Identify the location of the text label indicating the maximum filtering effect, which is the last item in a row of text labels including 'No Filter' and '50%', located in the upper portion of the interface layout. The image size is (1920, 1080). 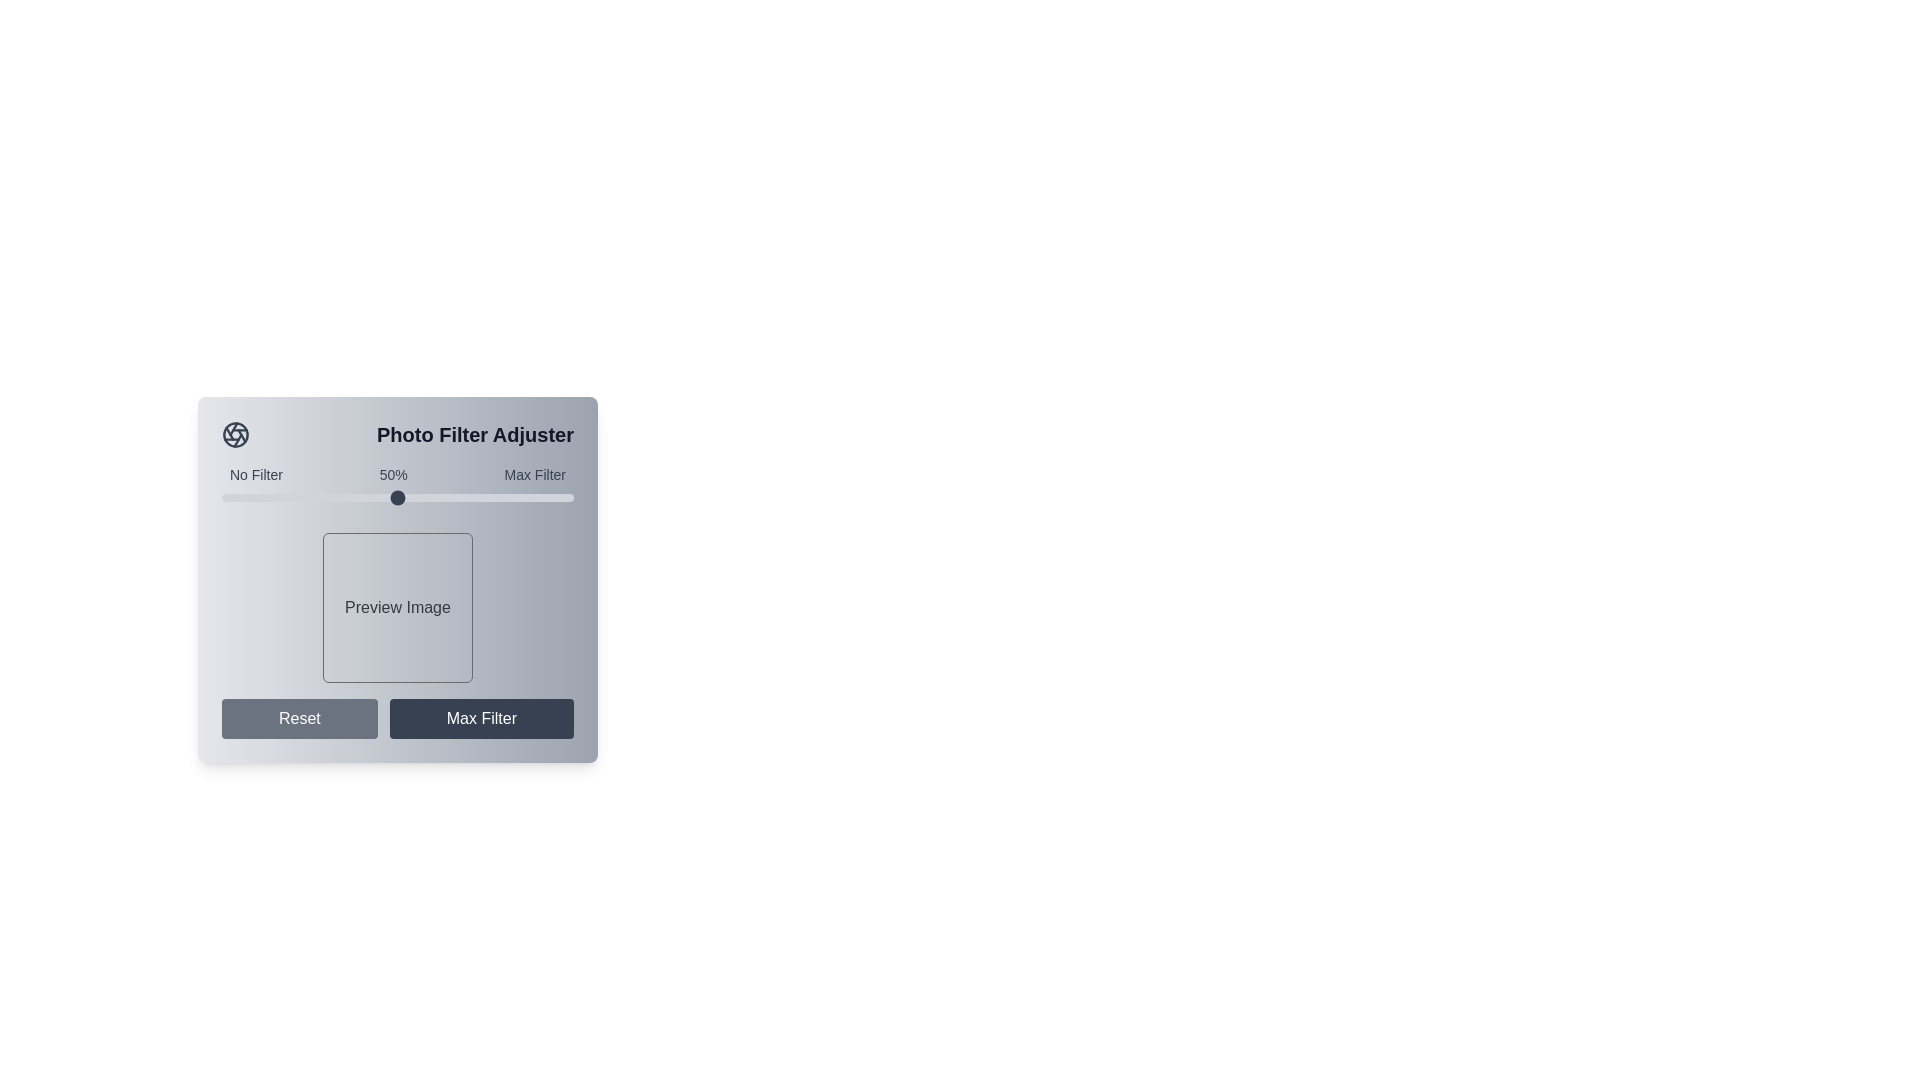
(535, 474).